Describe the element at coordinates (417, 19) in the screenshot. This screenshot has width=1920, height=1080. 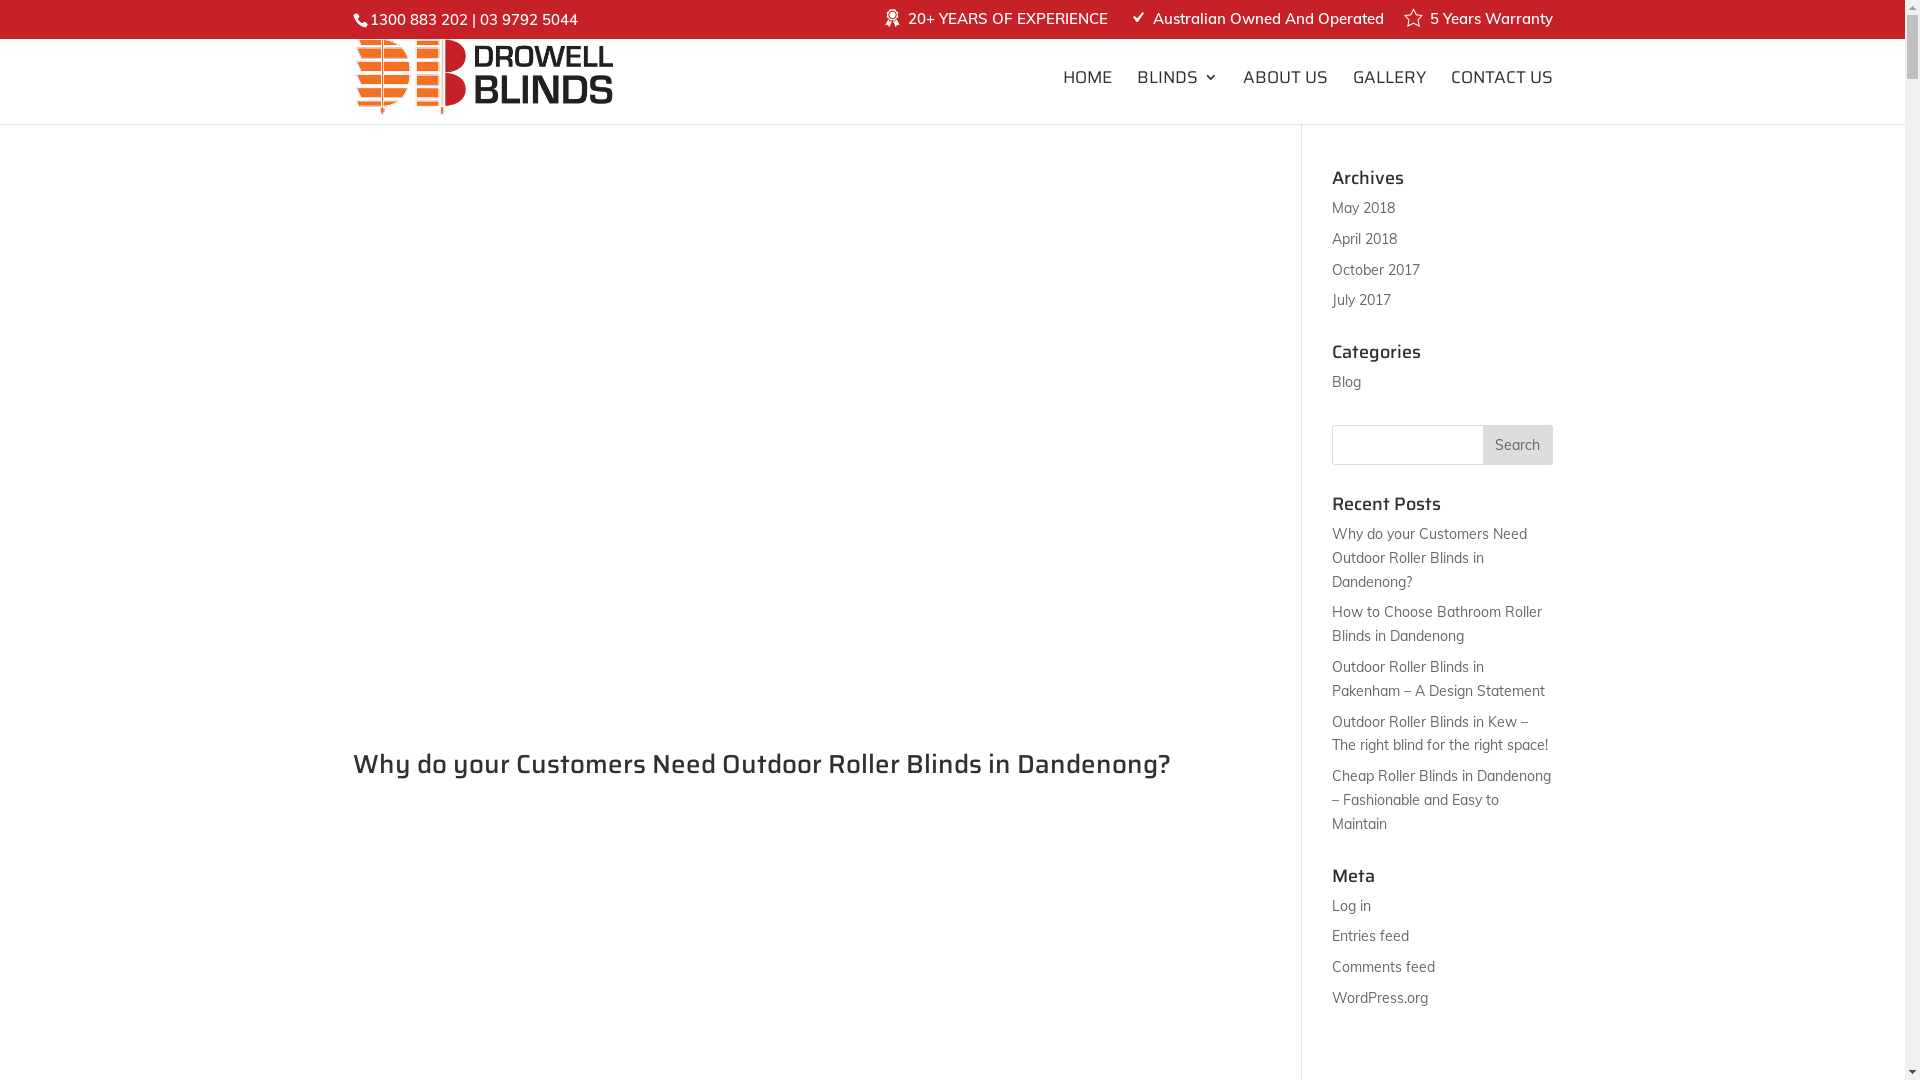
I see `'1300 883 202'` at that location.